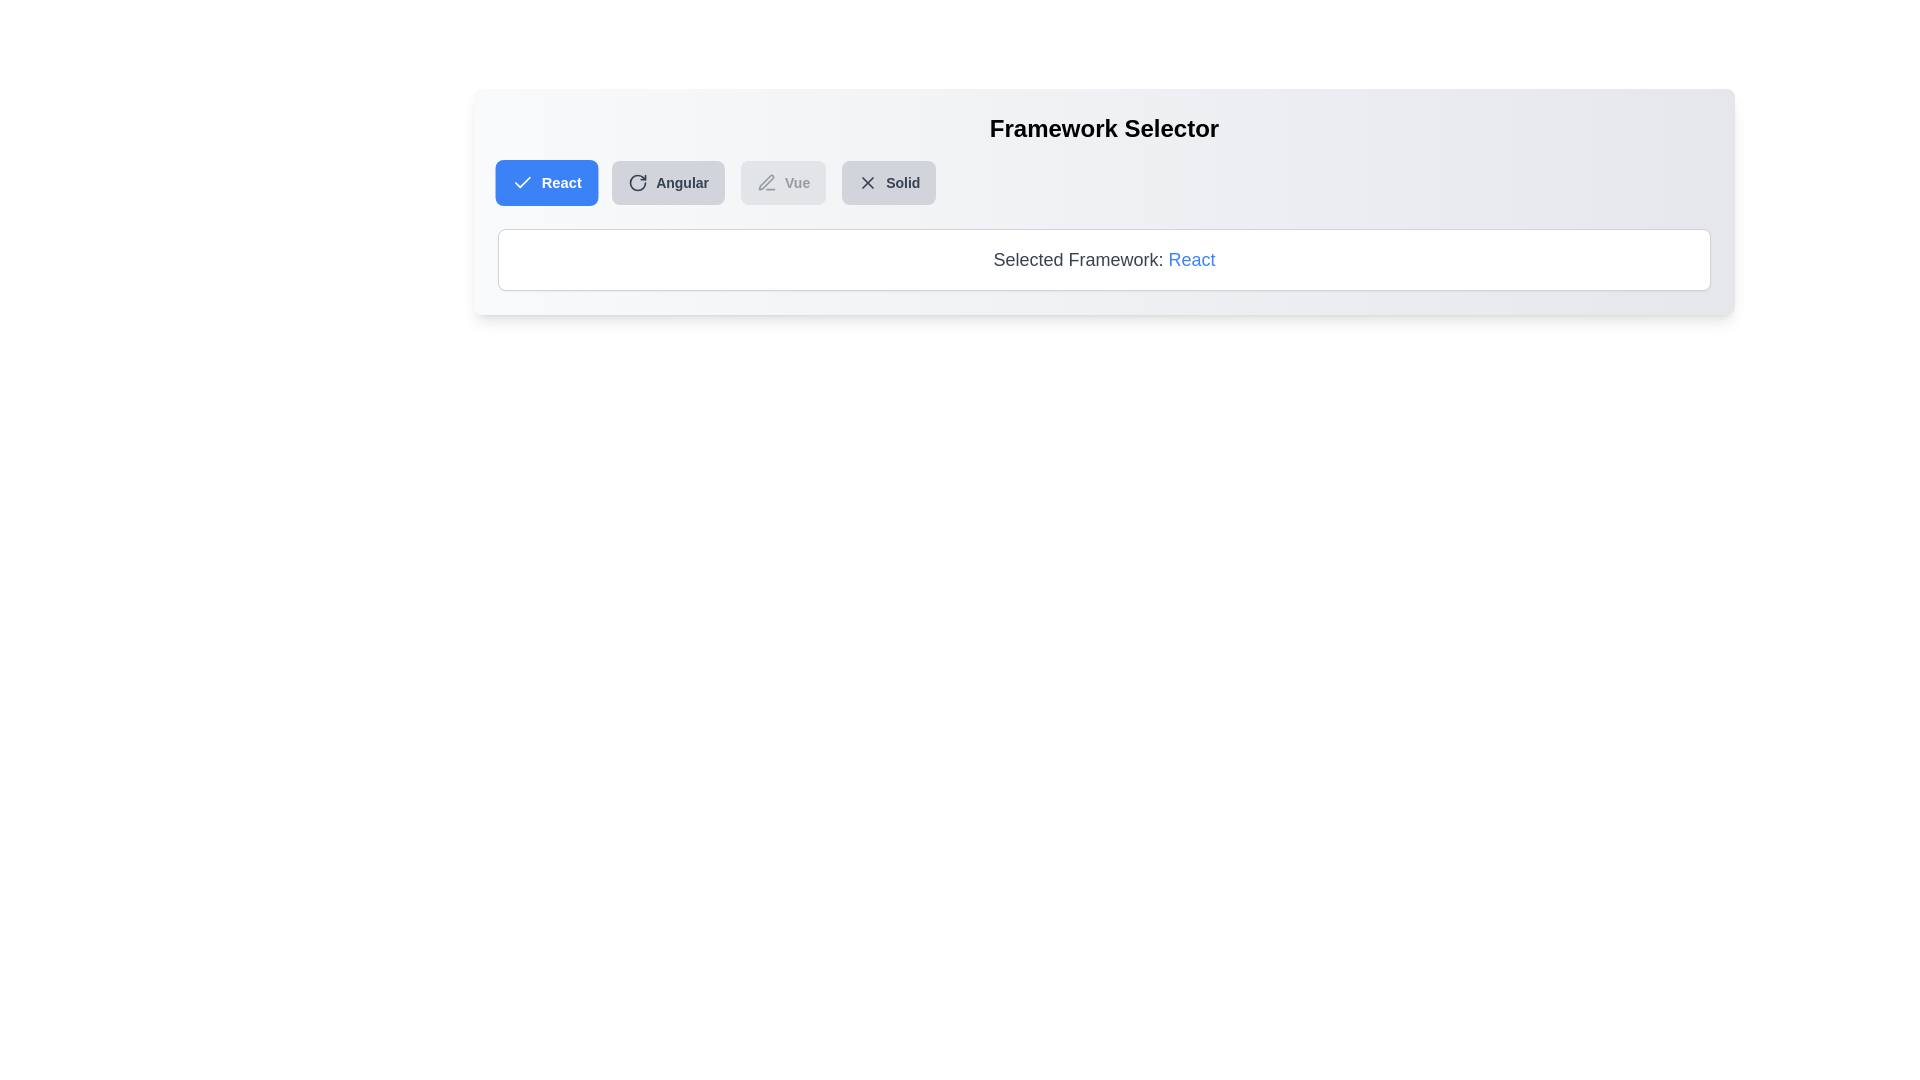 This screenshot has height=1080, width=1920. I want to click on the blue 'React' button with white text and a checkmark icon, so click(547, 182).